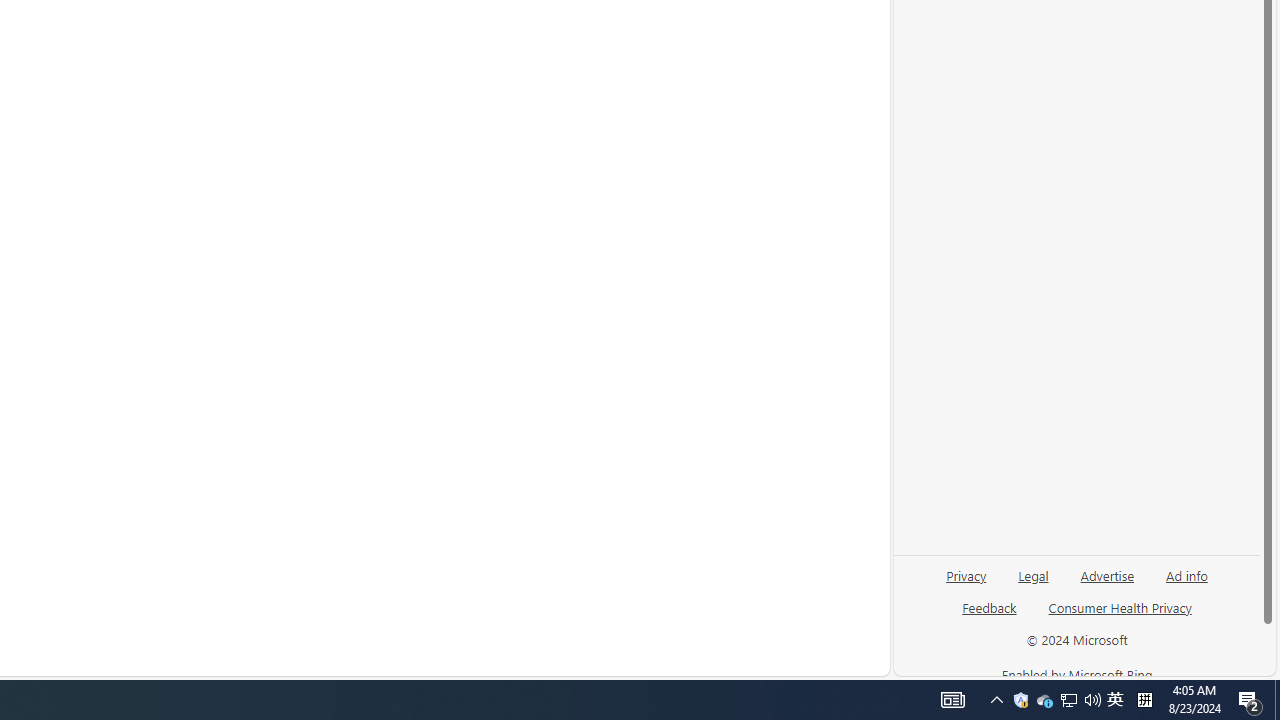  I want to click on 'Legal', so click(1033, 574).